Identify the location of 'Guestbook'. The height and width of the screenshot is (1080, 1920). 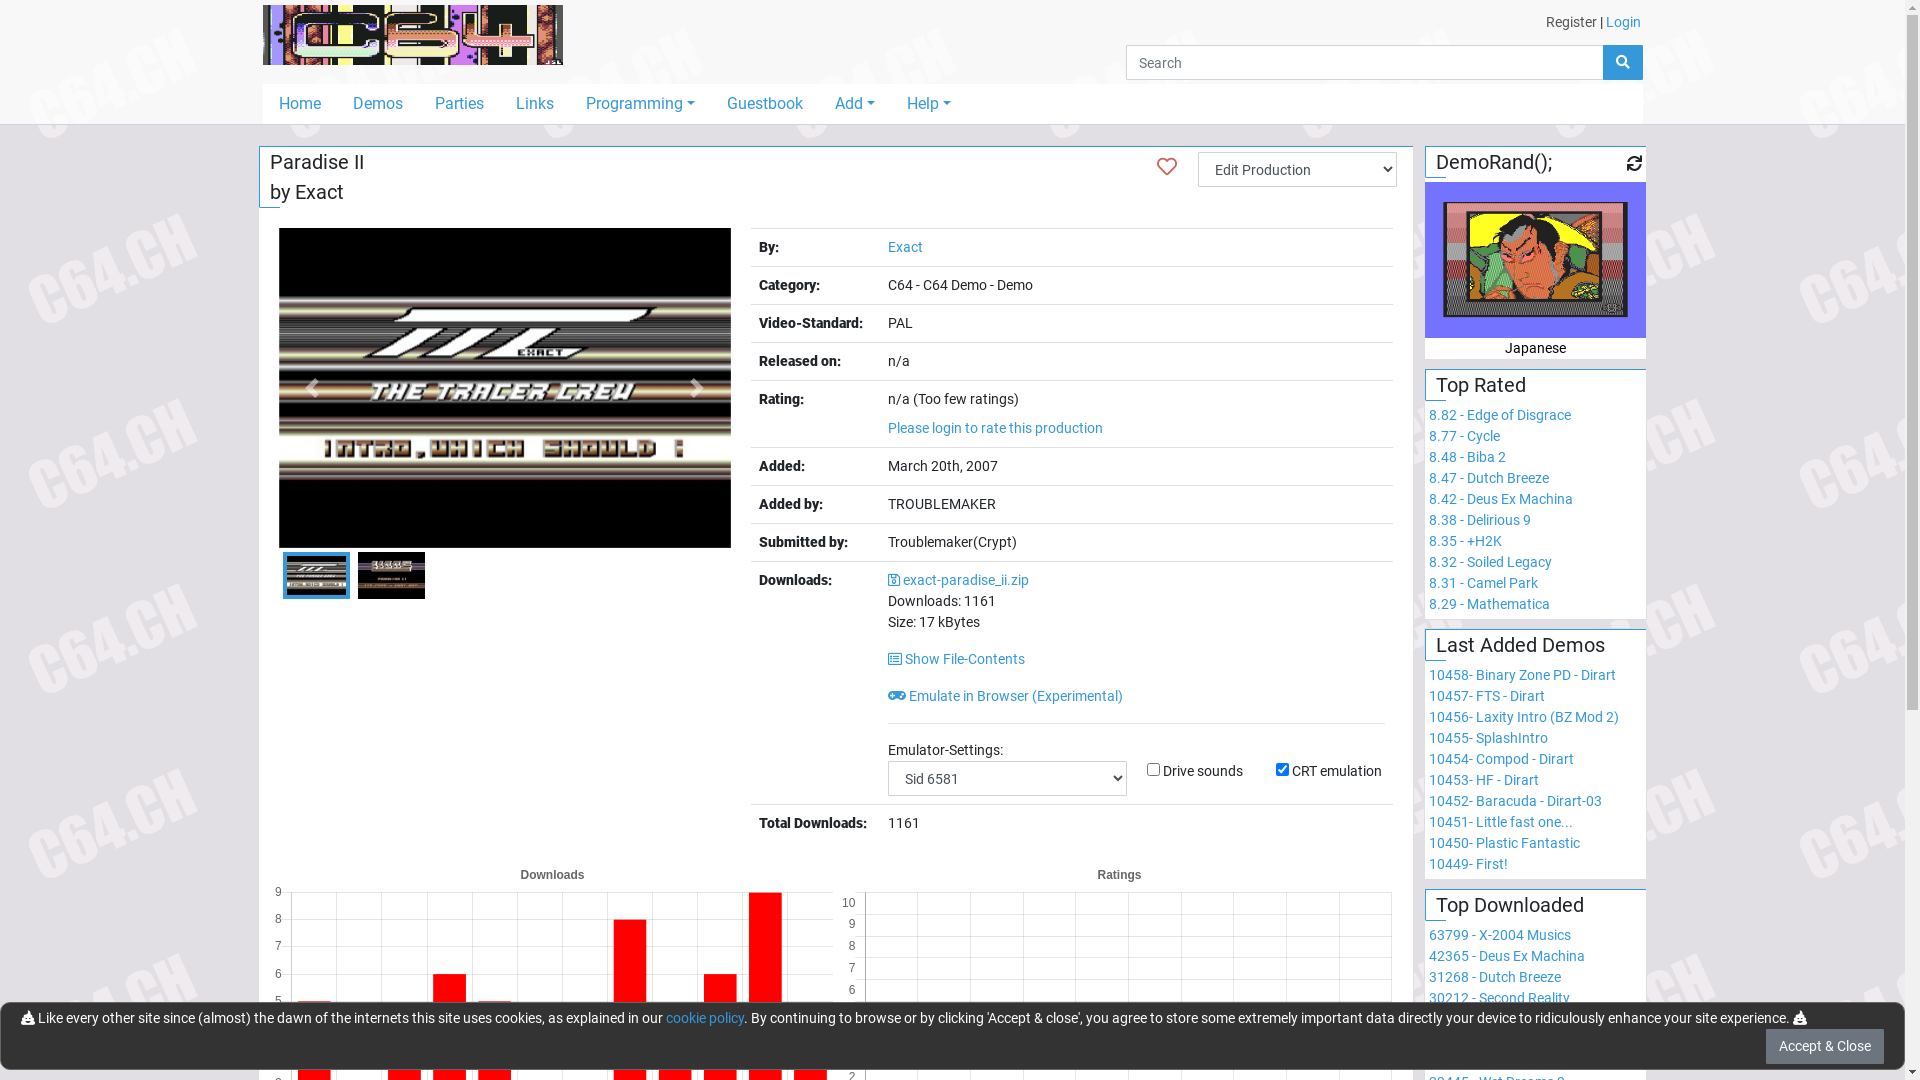
(763, 104).